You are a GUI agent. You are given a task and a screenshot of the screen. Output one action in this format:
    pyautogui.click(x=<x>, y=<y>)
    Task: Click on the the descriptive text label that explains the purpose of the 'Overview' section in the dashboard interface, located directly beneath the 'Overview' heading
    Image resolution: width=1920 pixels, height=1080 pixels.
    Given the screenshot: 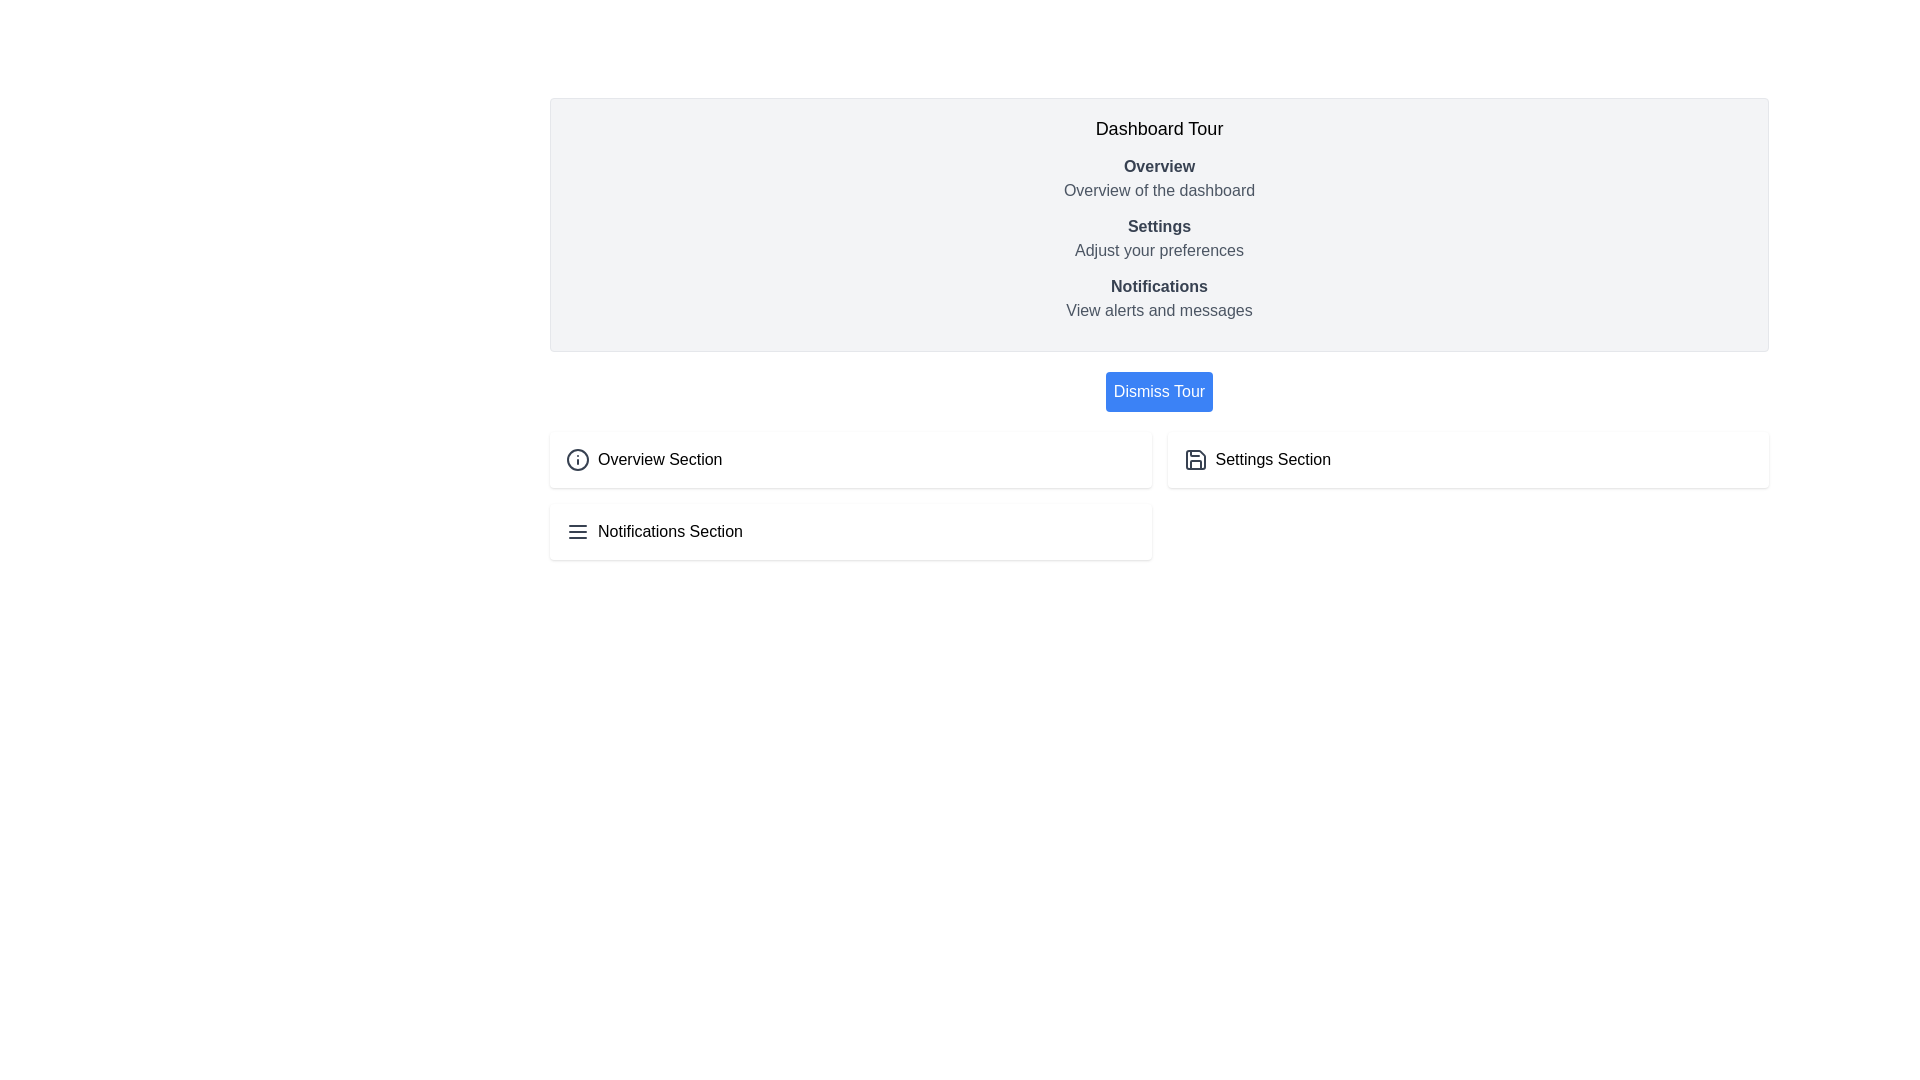 What is the action you would take?
    pyautogui.click(x=1159, y=191)
    